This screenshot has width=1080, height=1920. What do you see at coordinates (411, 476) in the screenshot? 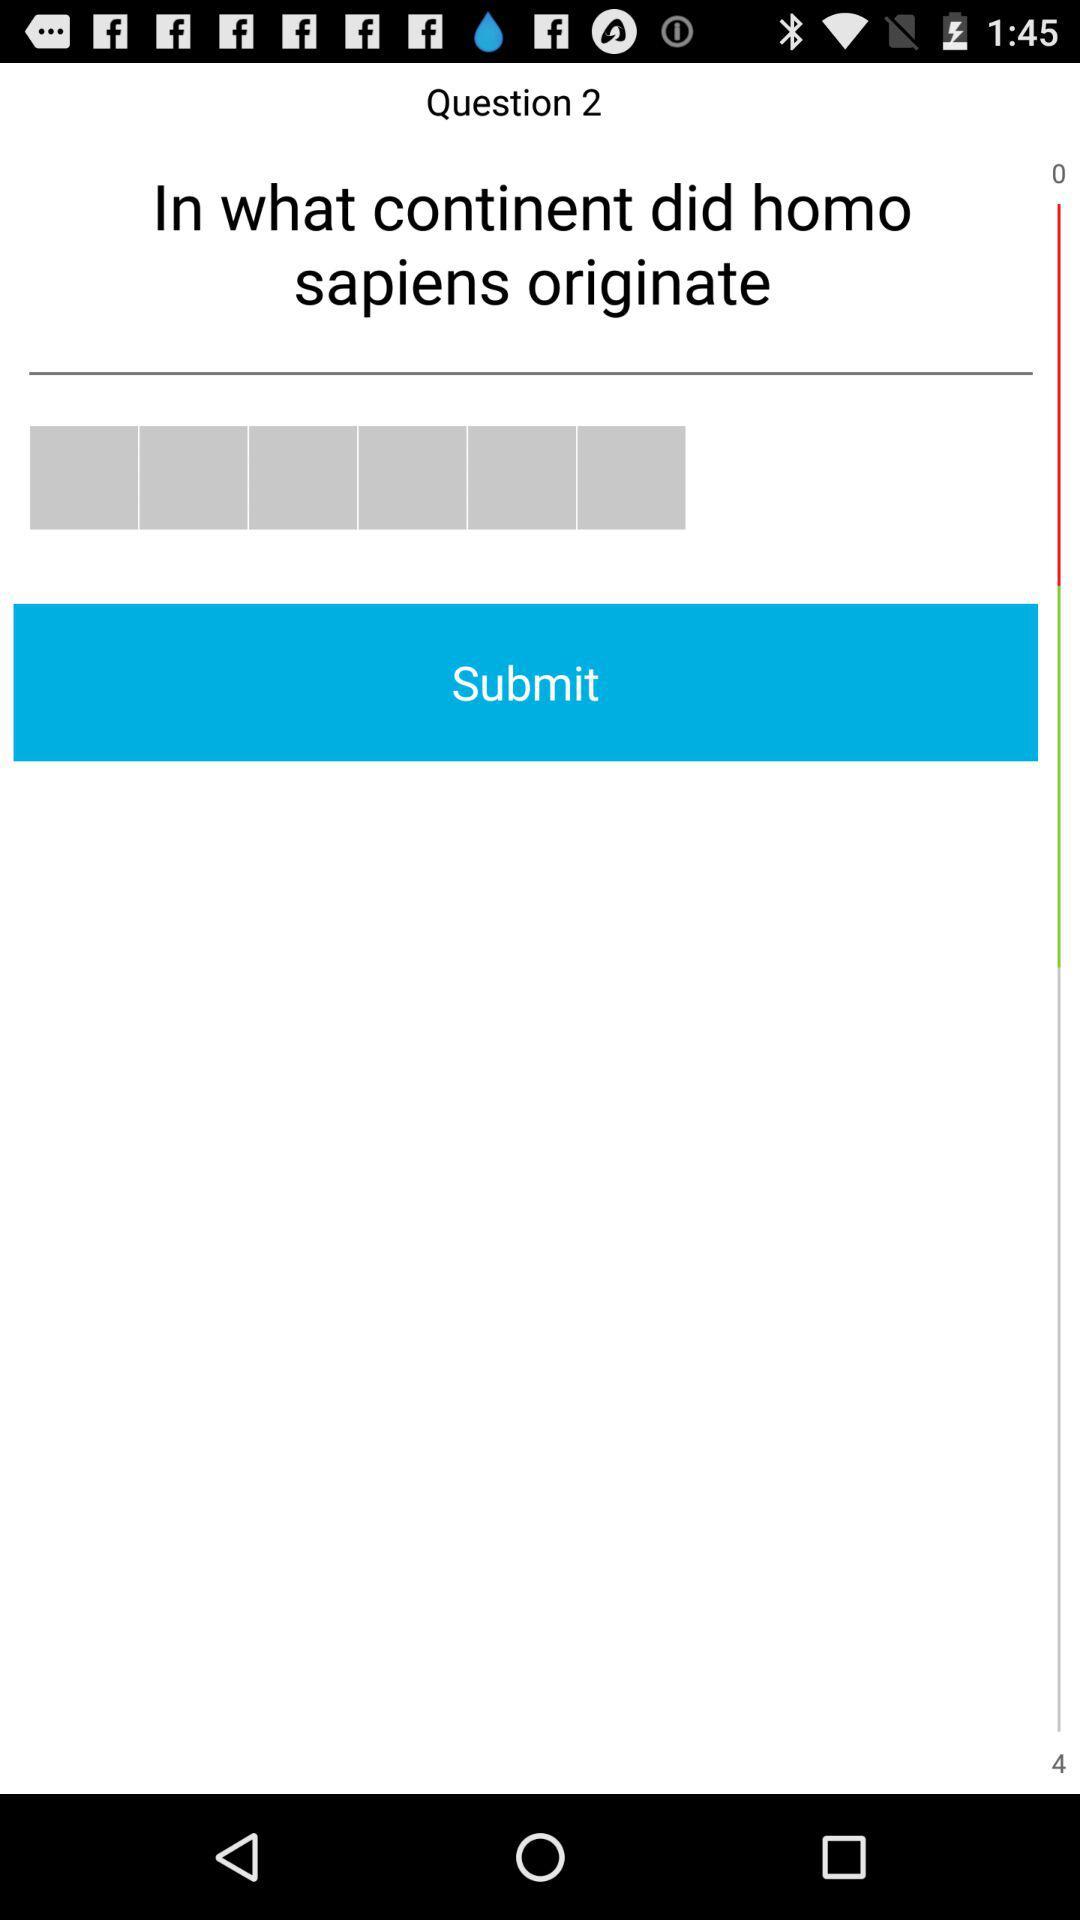
I see `choose answer four` at bounding box center [411, 476].